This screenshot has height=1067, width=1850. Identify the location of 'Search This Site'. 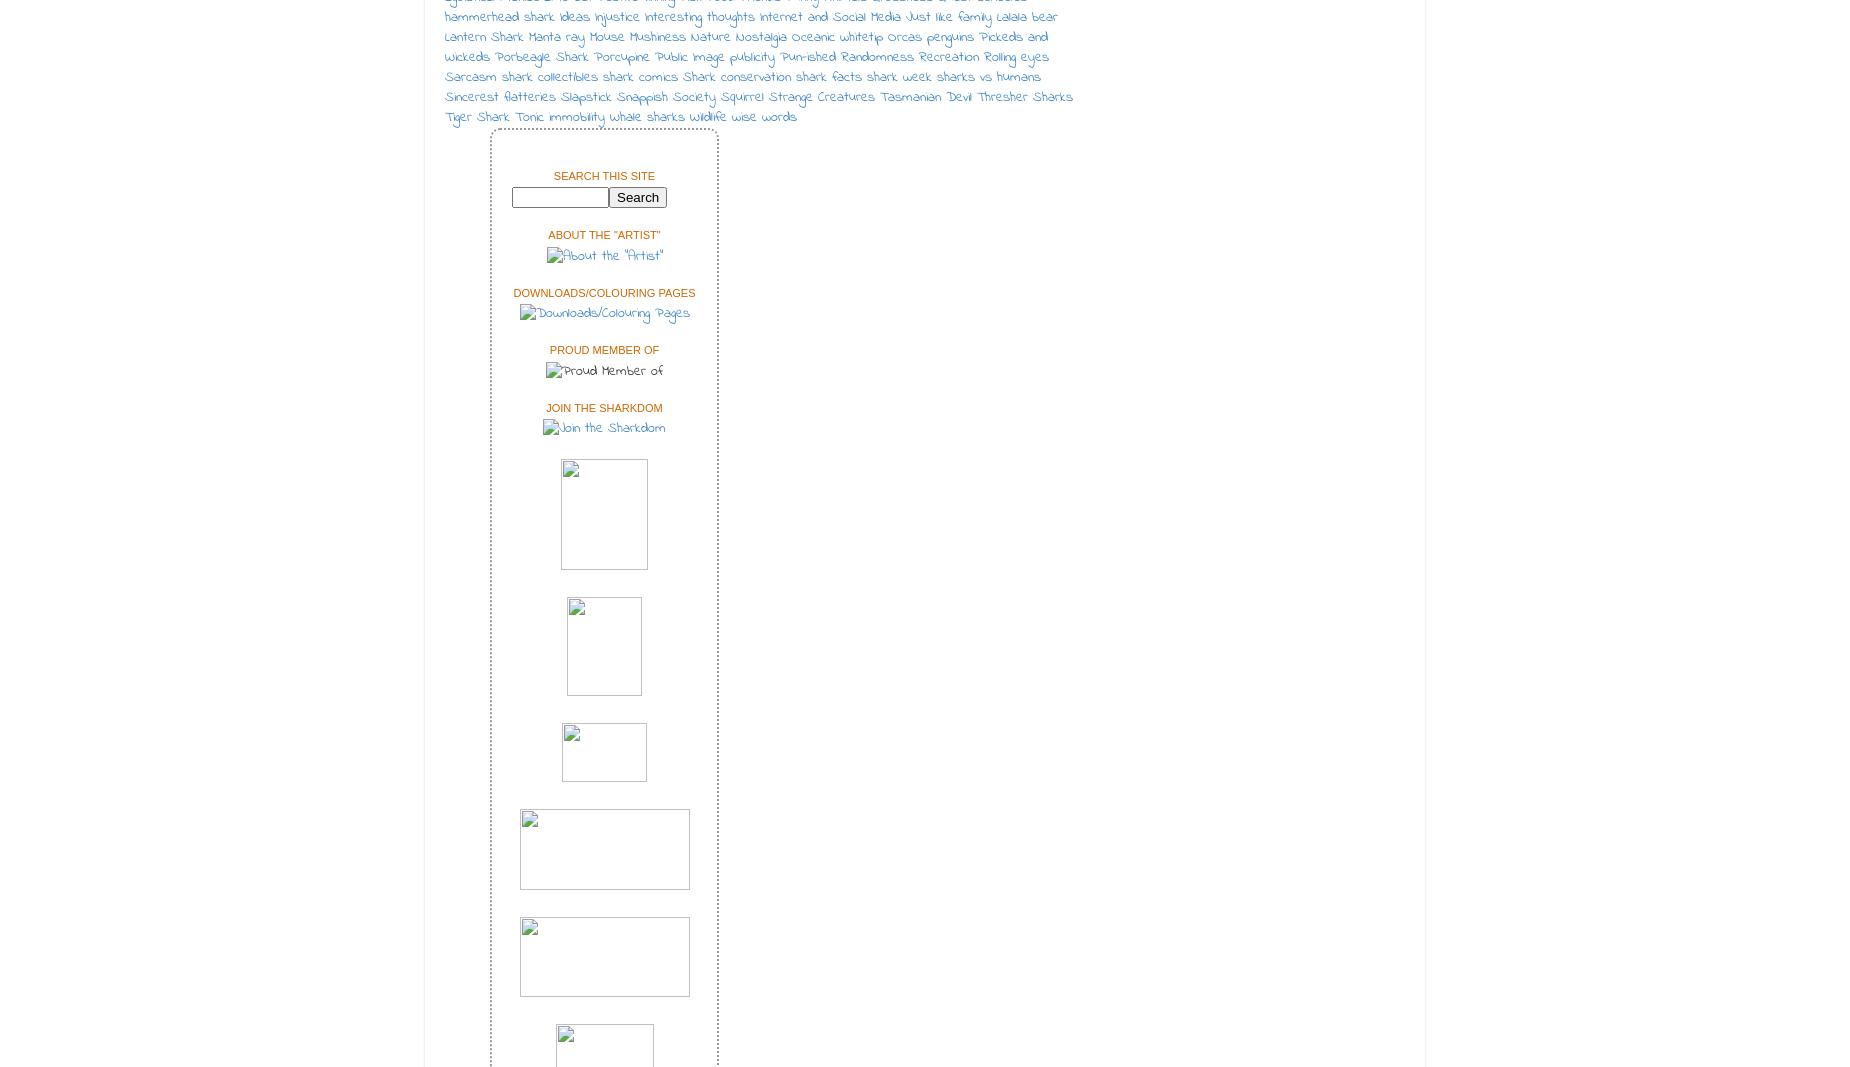
(604, 173).